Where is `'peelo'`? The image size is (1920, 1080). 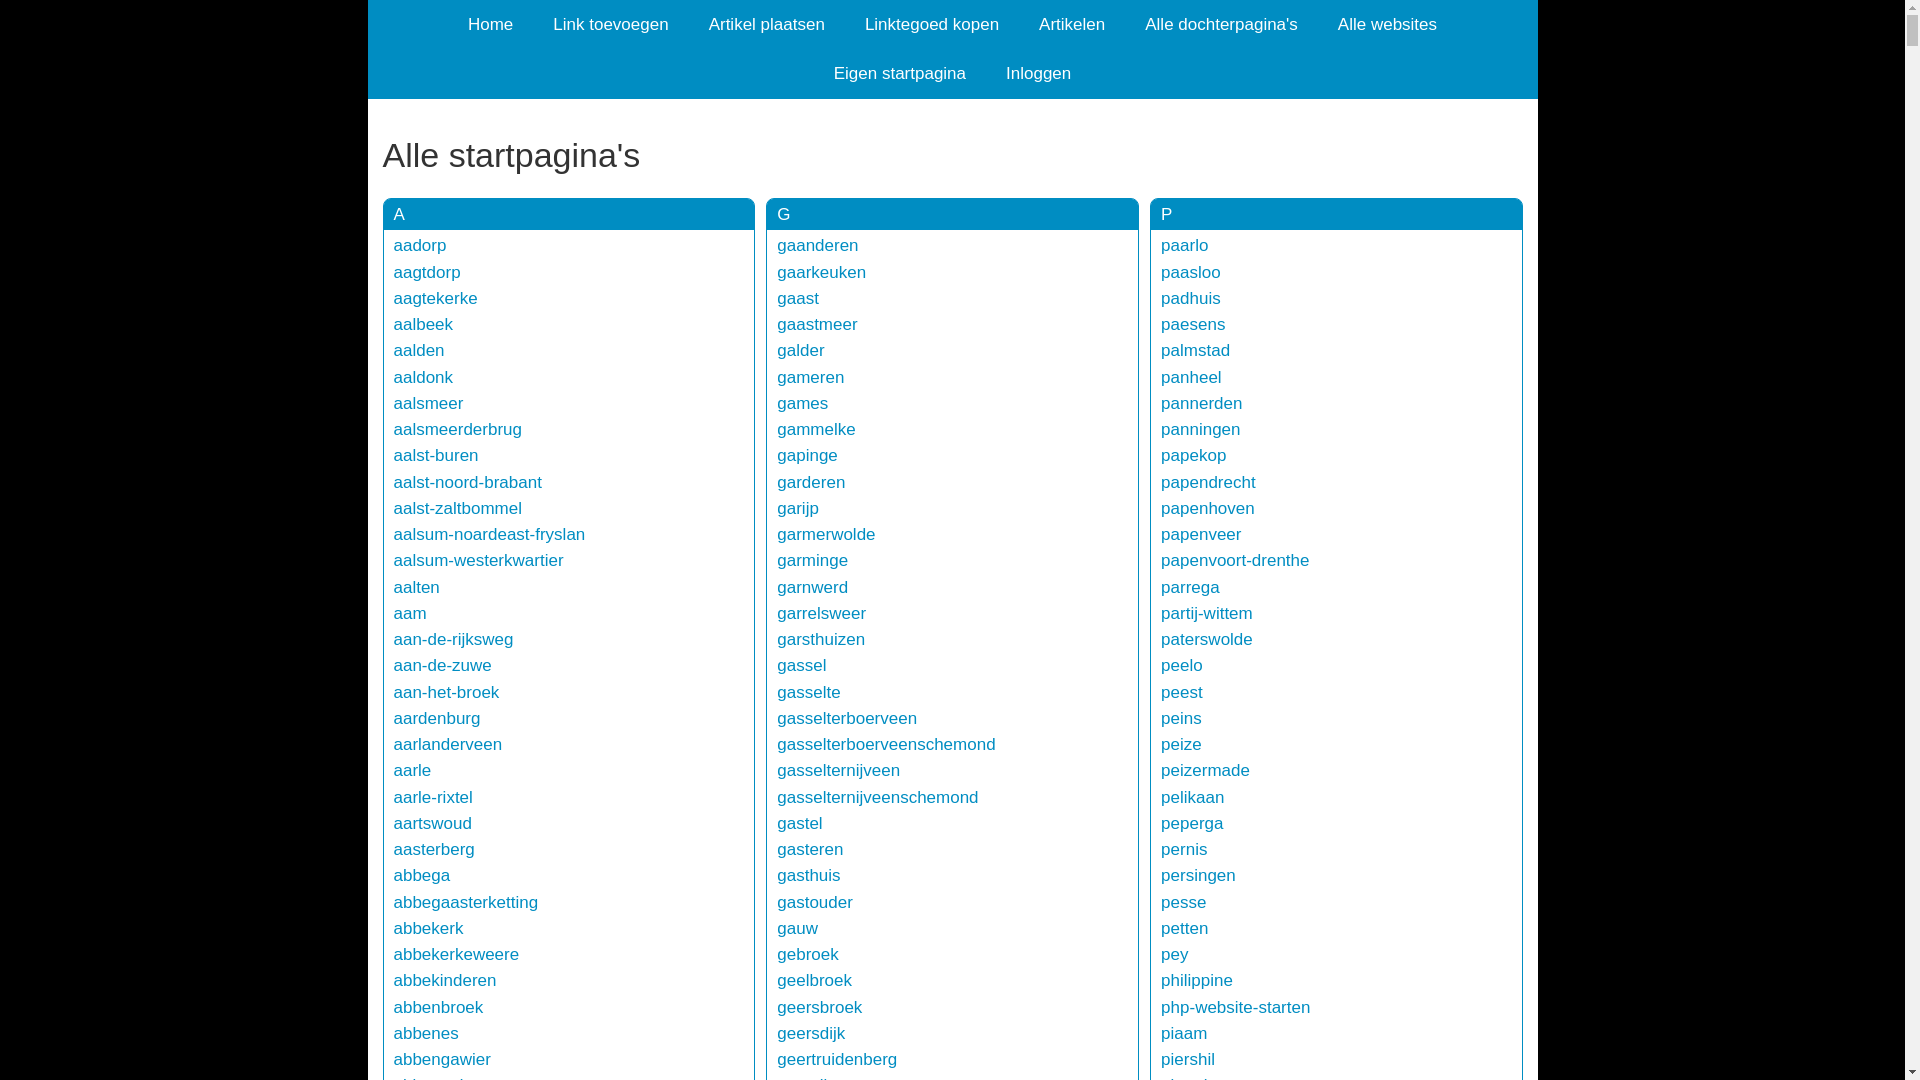 'peelo' is located at coordinates (1161, 665).